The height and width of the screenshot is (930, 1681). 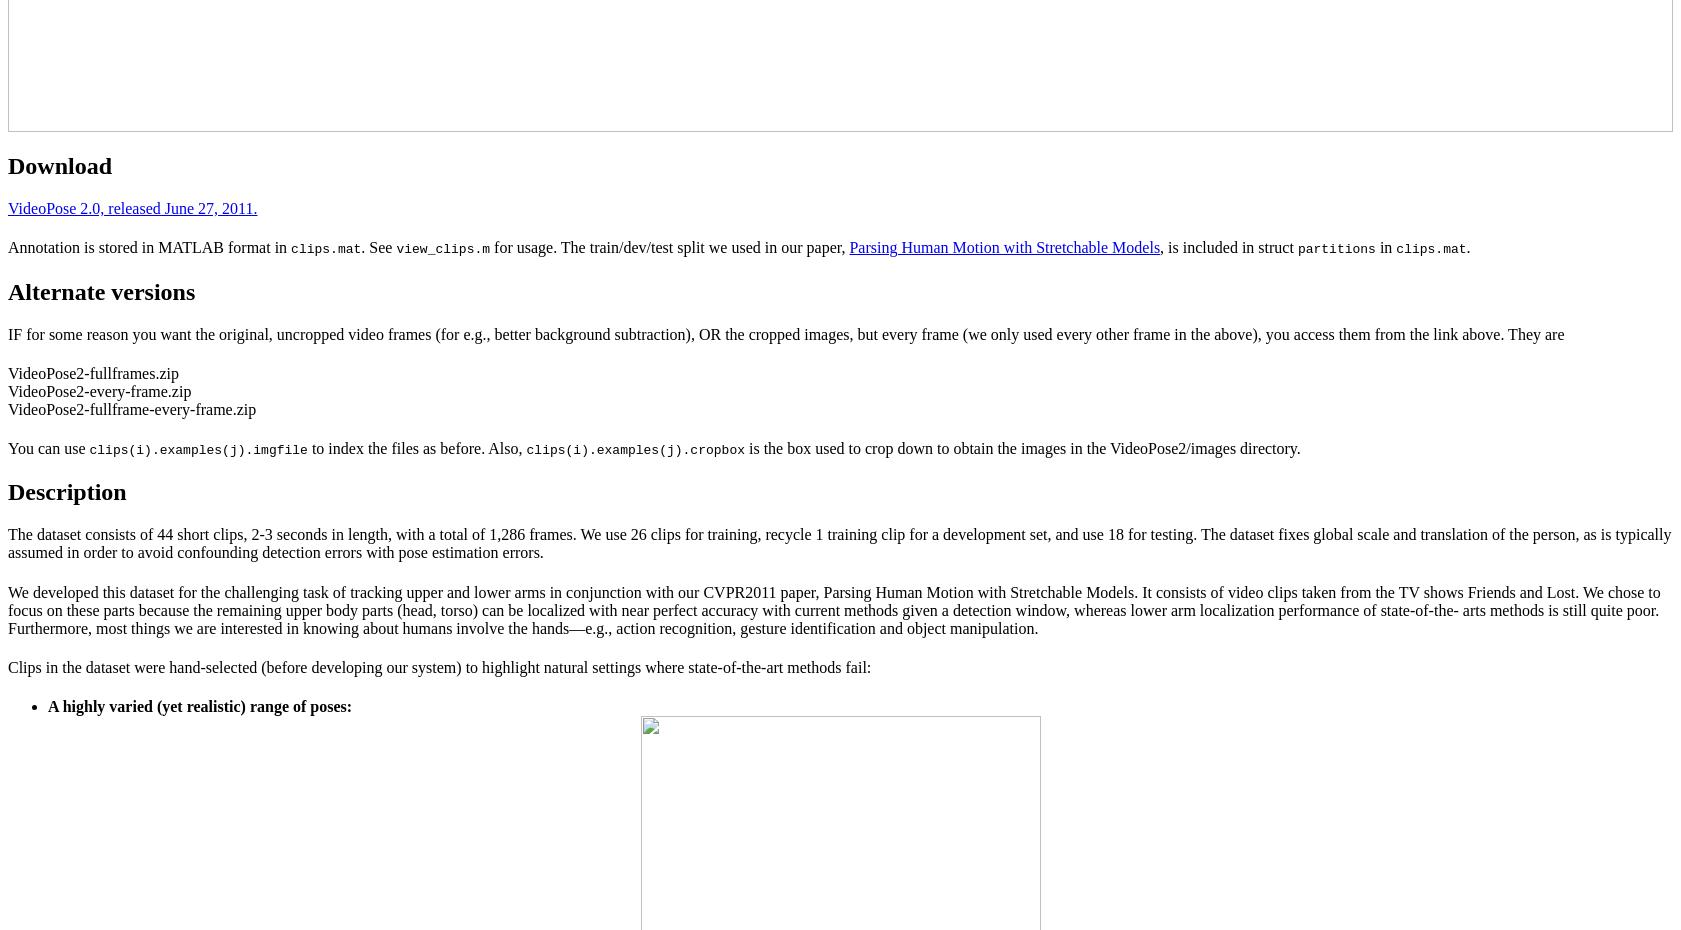 I want to click on 'Parsing Human Motion with Stretchable Models', so click(x=1004, y=247).